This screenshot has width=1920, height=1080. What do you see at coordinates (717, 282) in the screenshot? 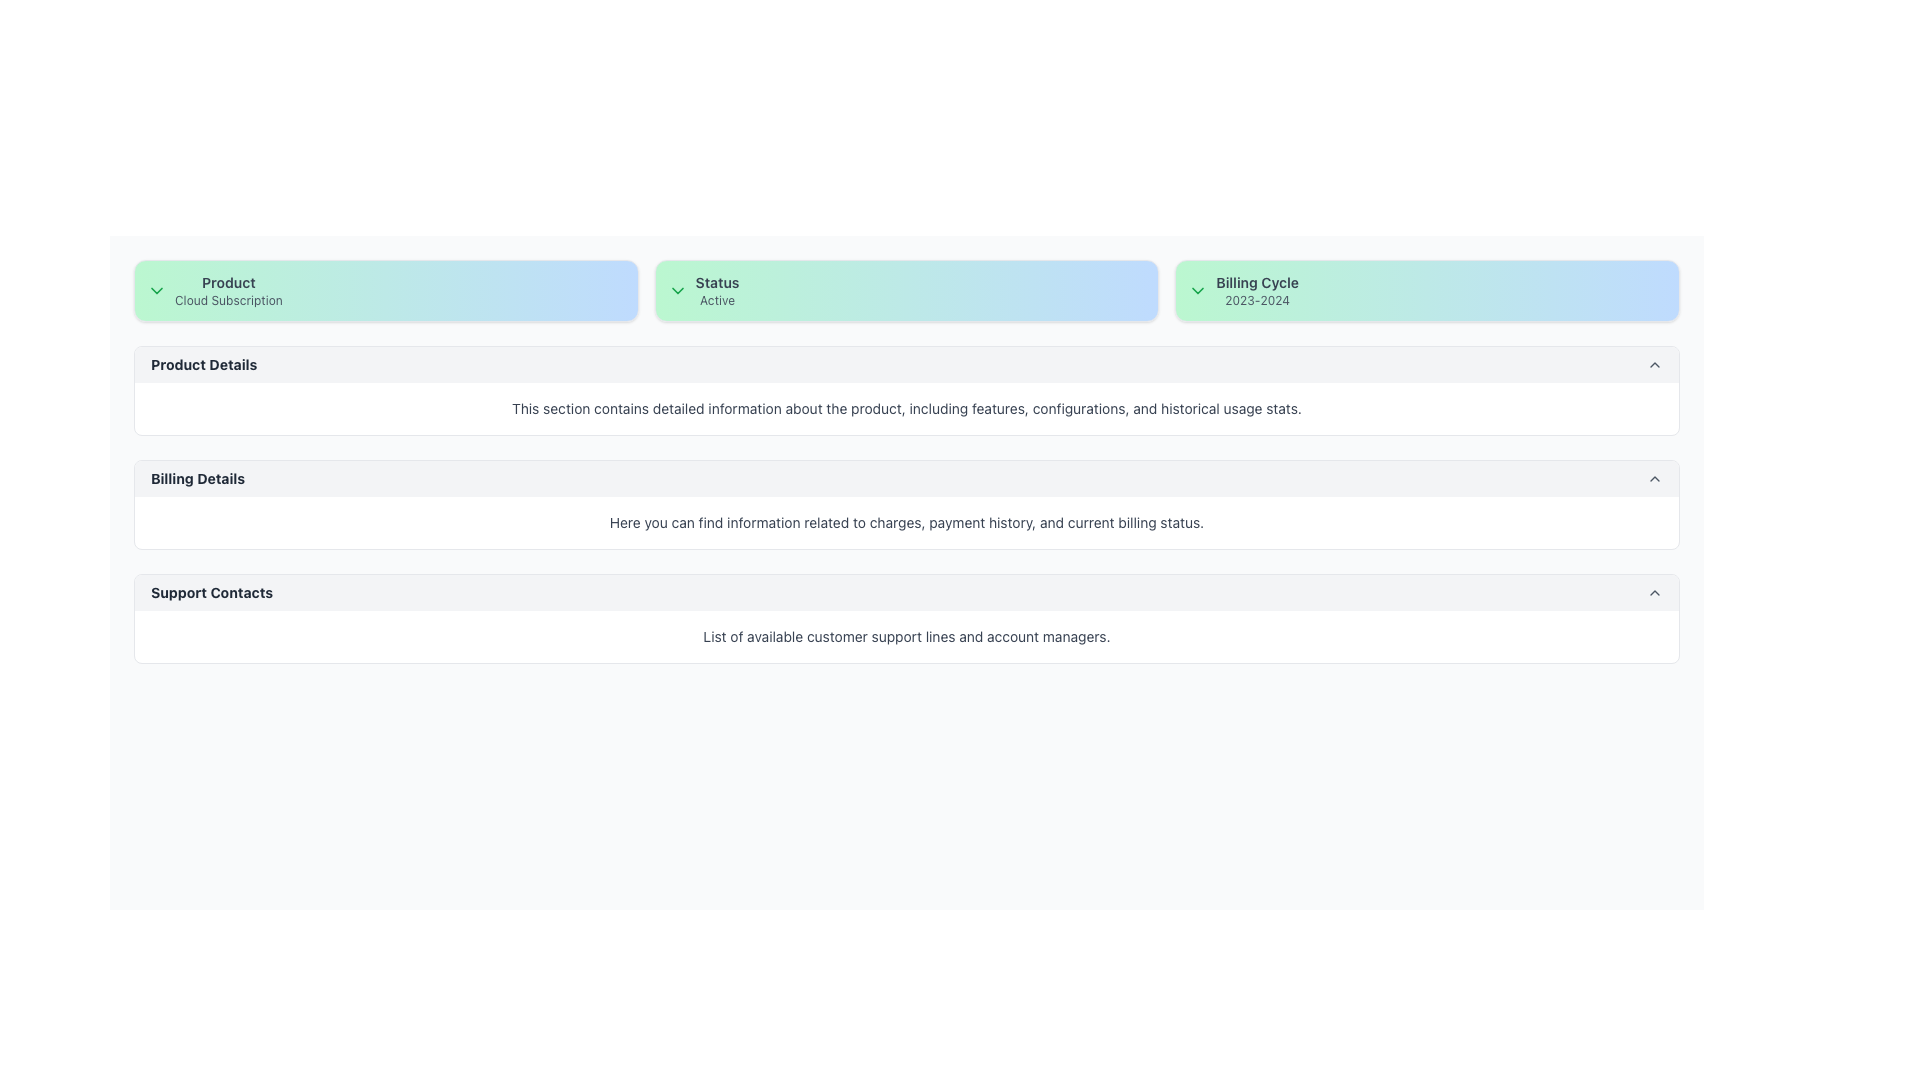
I see `the 'Status' text label, which is a bold, small gray font label located in the top section of the interface, inside a light green rectangular background, positioned above the 'Active' label` at bounding box center [717, 282].